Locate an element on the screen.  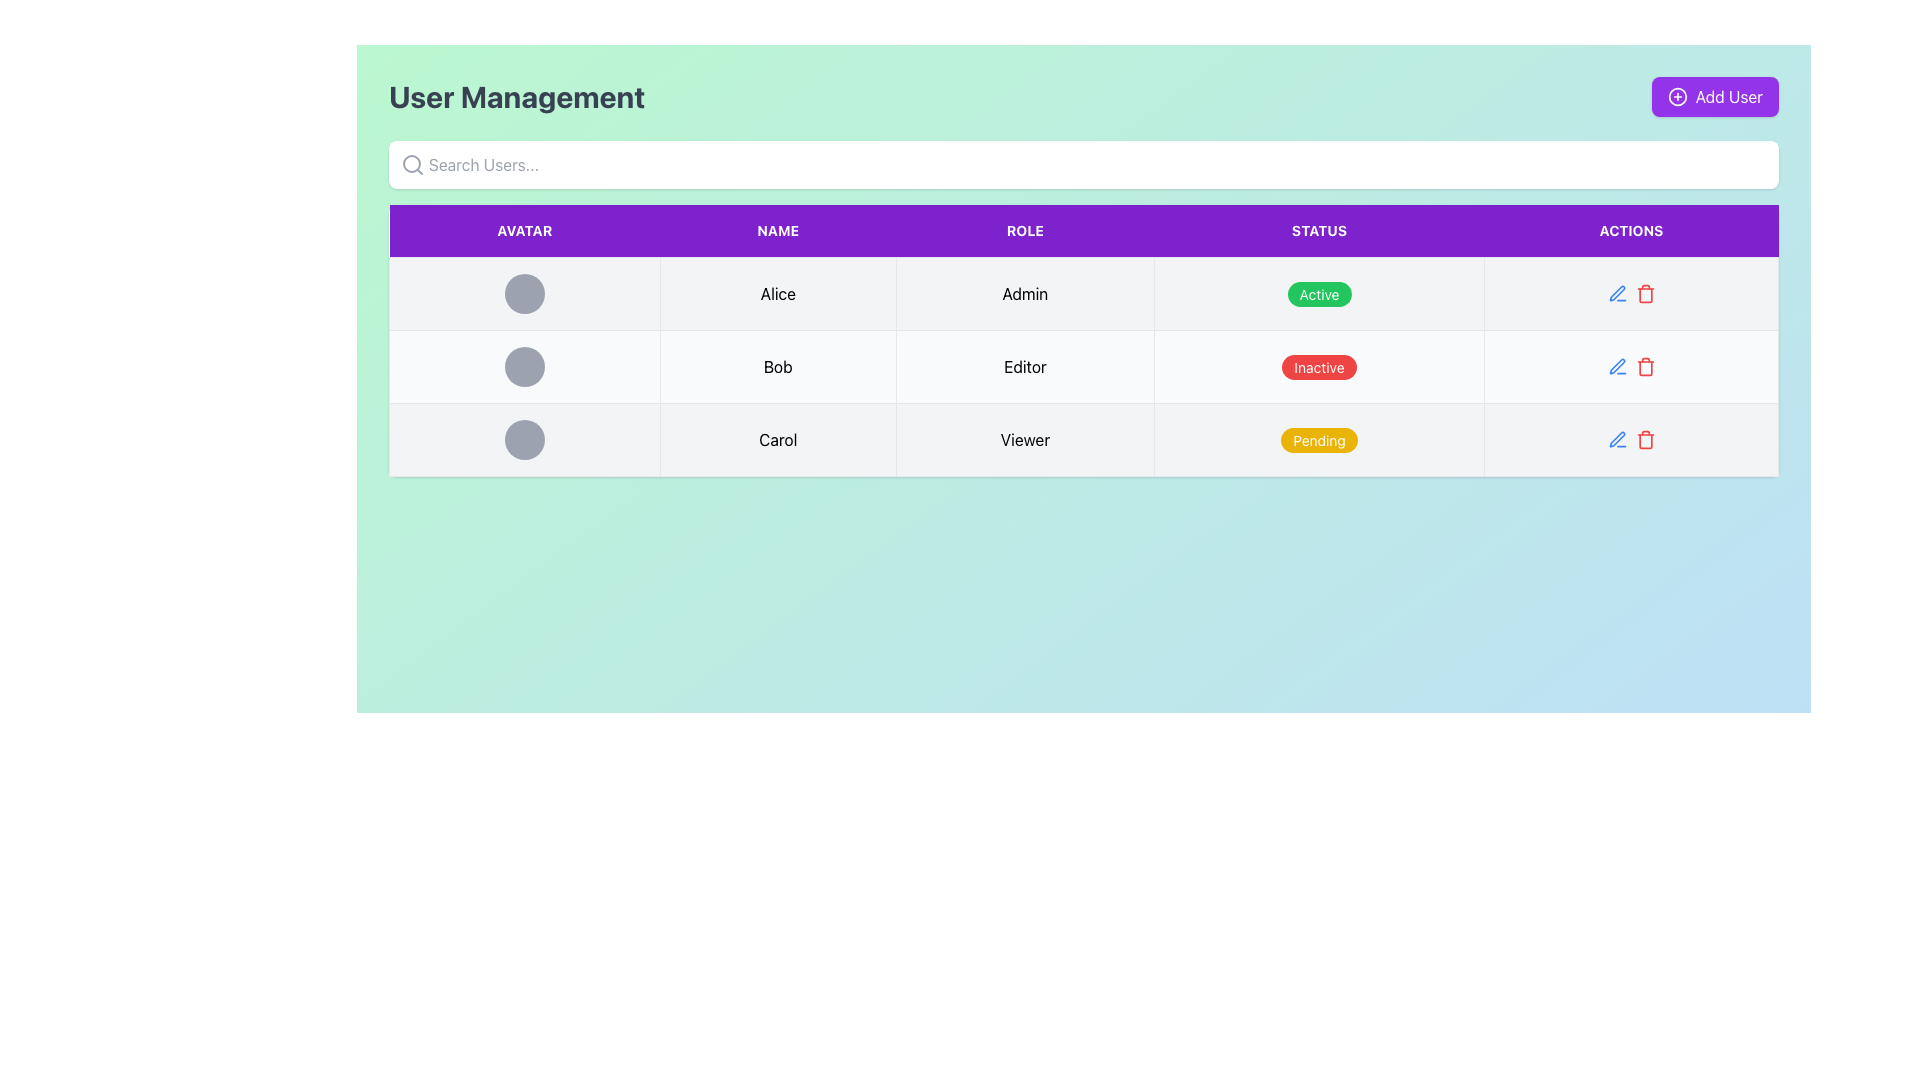
the text label displaying the name 'Carol' in the user management interface to possibly see a tooltip is located at coordinates (777, 438).